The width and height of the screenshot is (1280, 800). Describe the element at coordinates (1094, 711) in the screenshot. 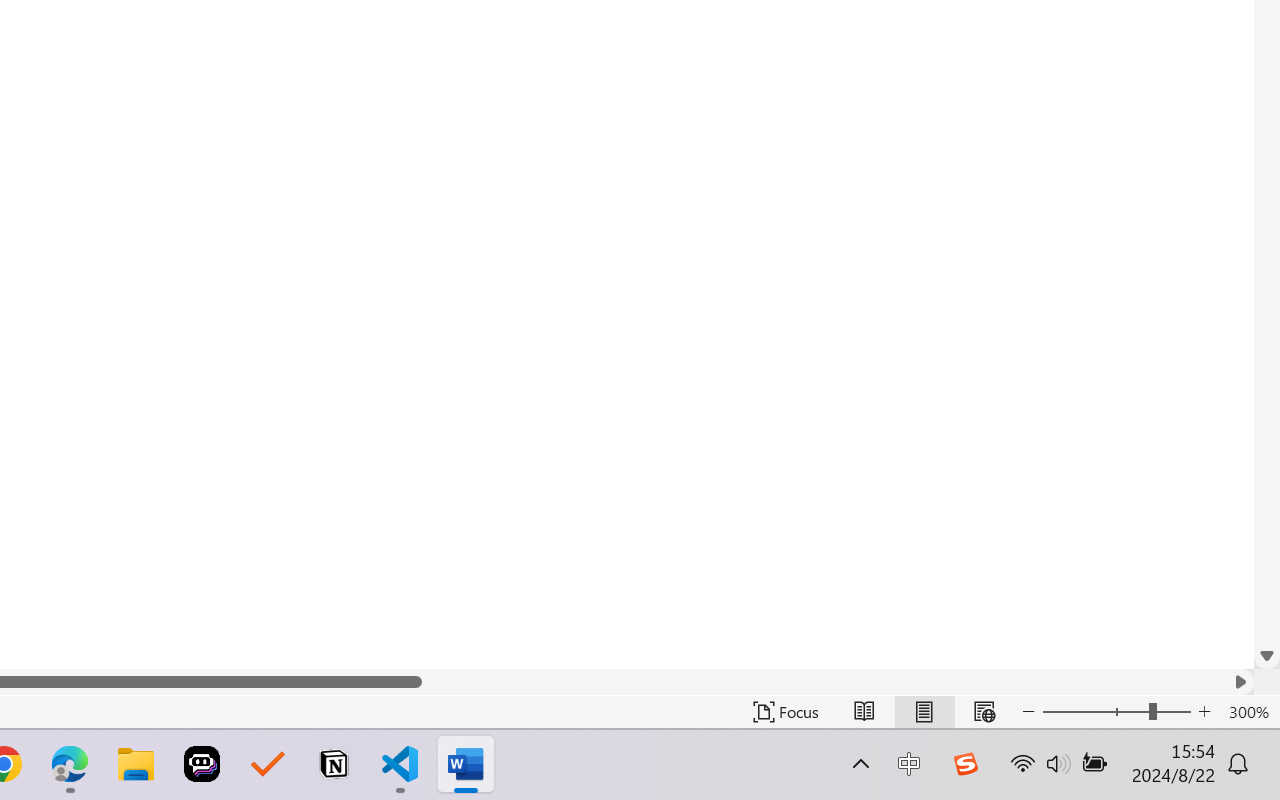

I see `'Zoom Out'` at that location.